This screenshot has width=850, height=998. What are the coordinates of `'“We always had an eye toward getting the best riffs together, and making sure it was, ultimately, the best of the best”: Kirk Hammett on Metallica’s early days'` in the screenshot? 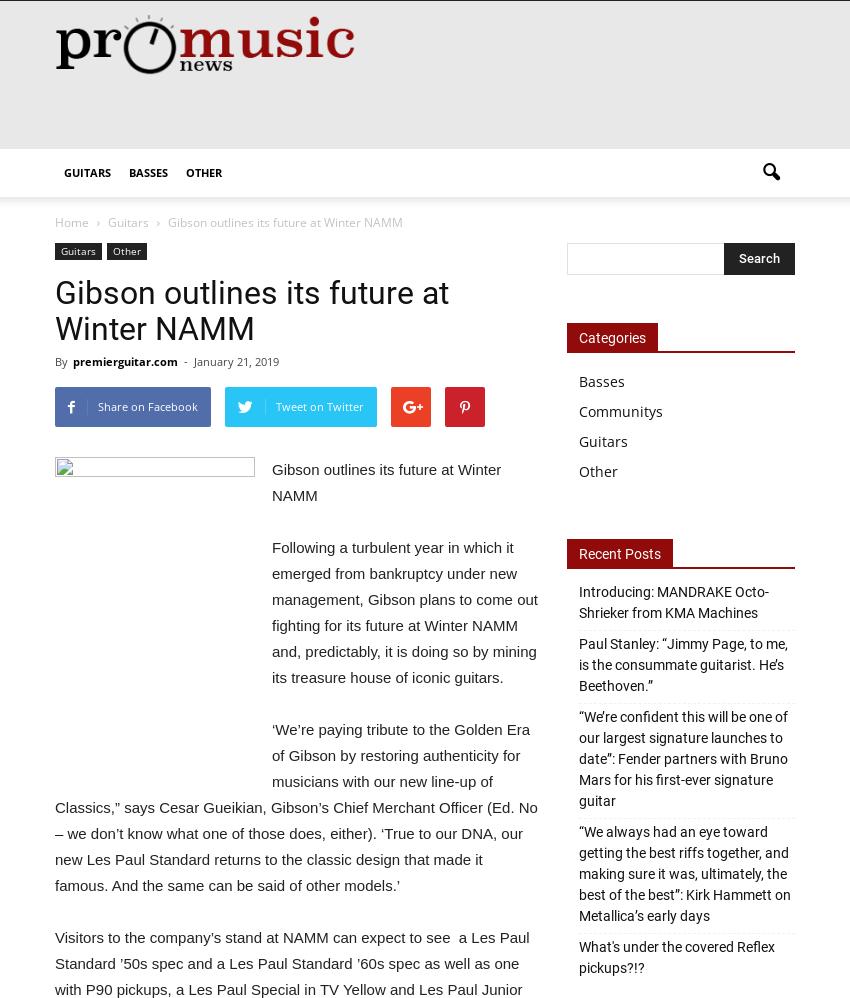 It's located at (684, 873).